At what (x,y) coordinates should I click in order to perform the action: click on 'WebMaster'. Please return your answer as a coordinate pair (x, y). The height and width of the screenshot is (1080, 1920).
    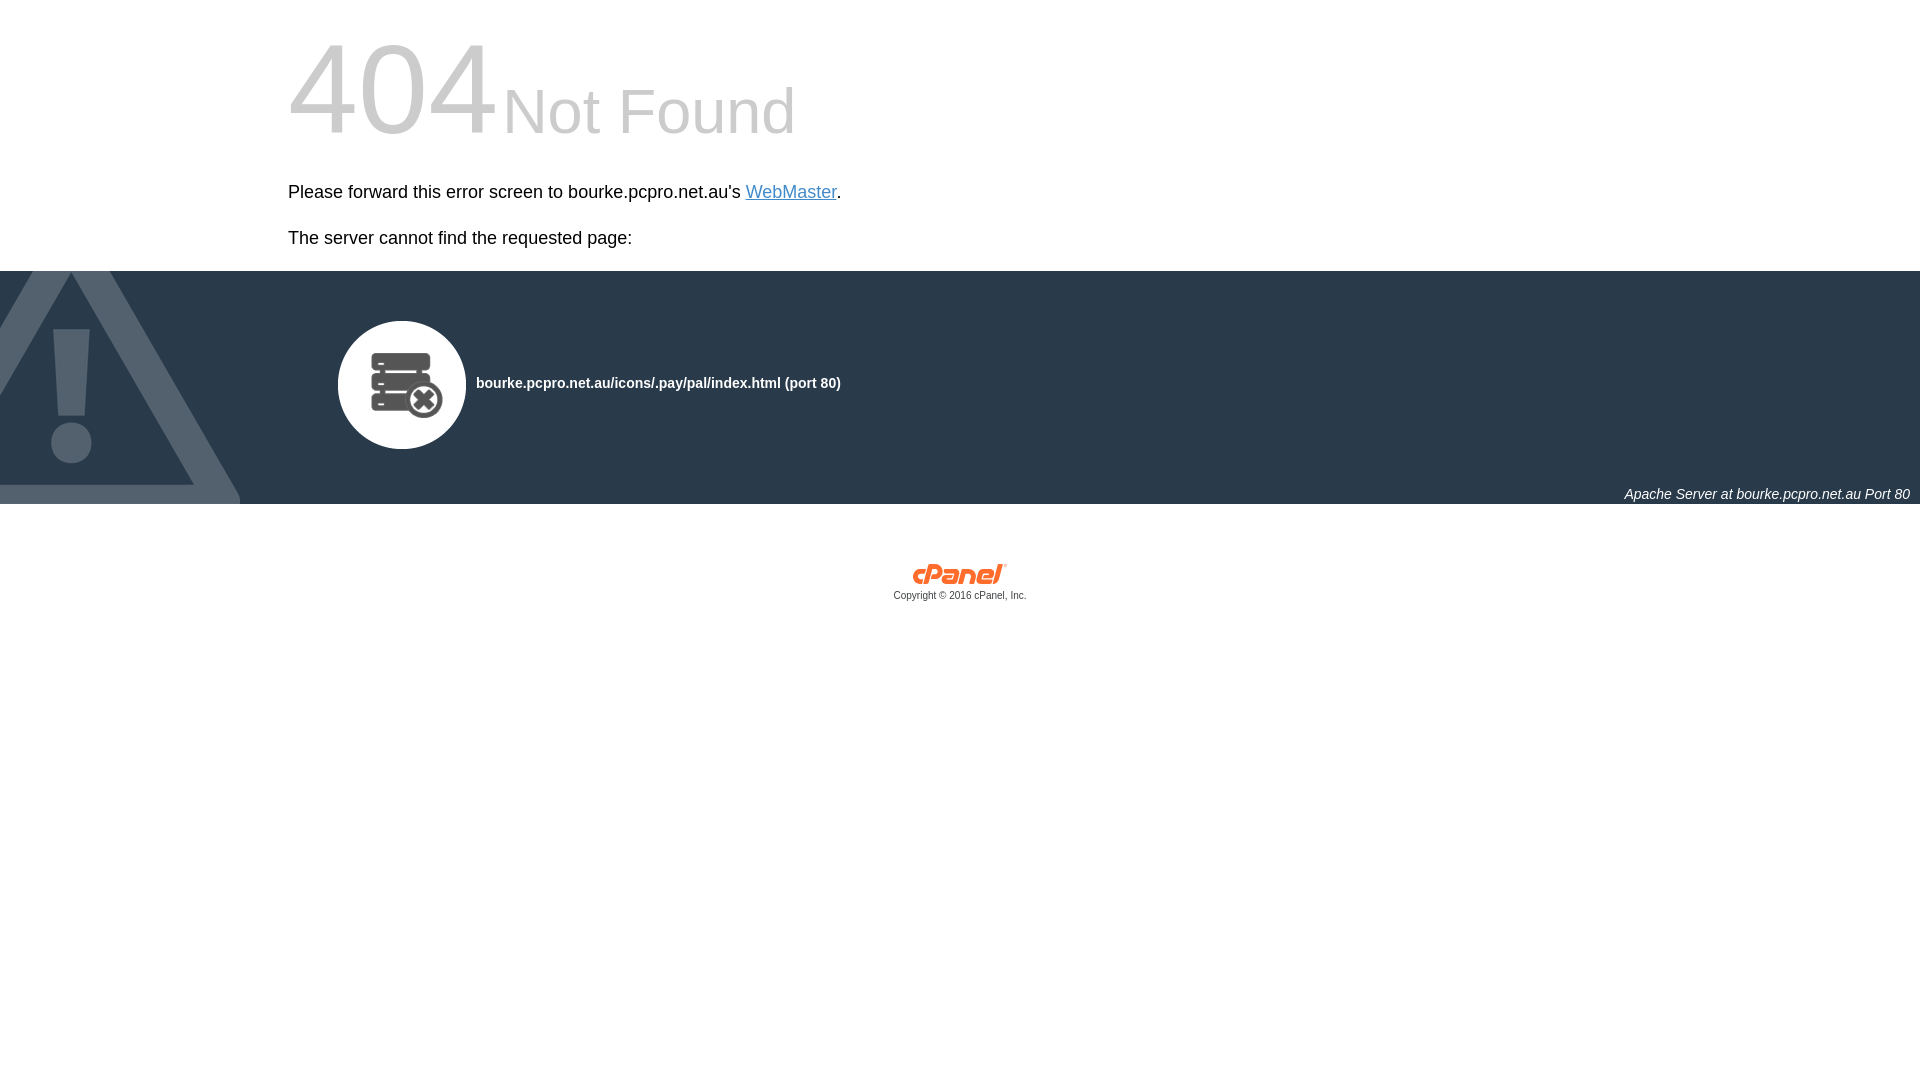
    Looking at the image, I should click on (790, 192).